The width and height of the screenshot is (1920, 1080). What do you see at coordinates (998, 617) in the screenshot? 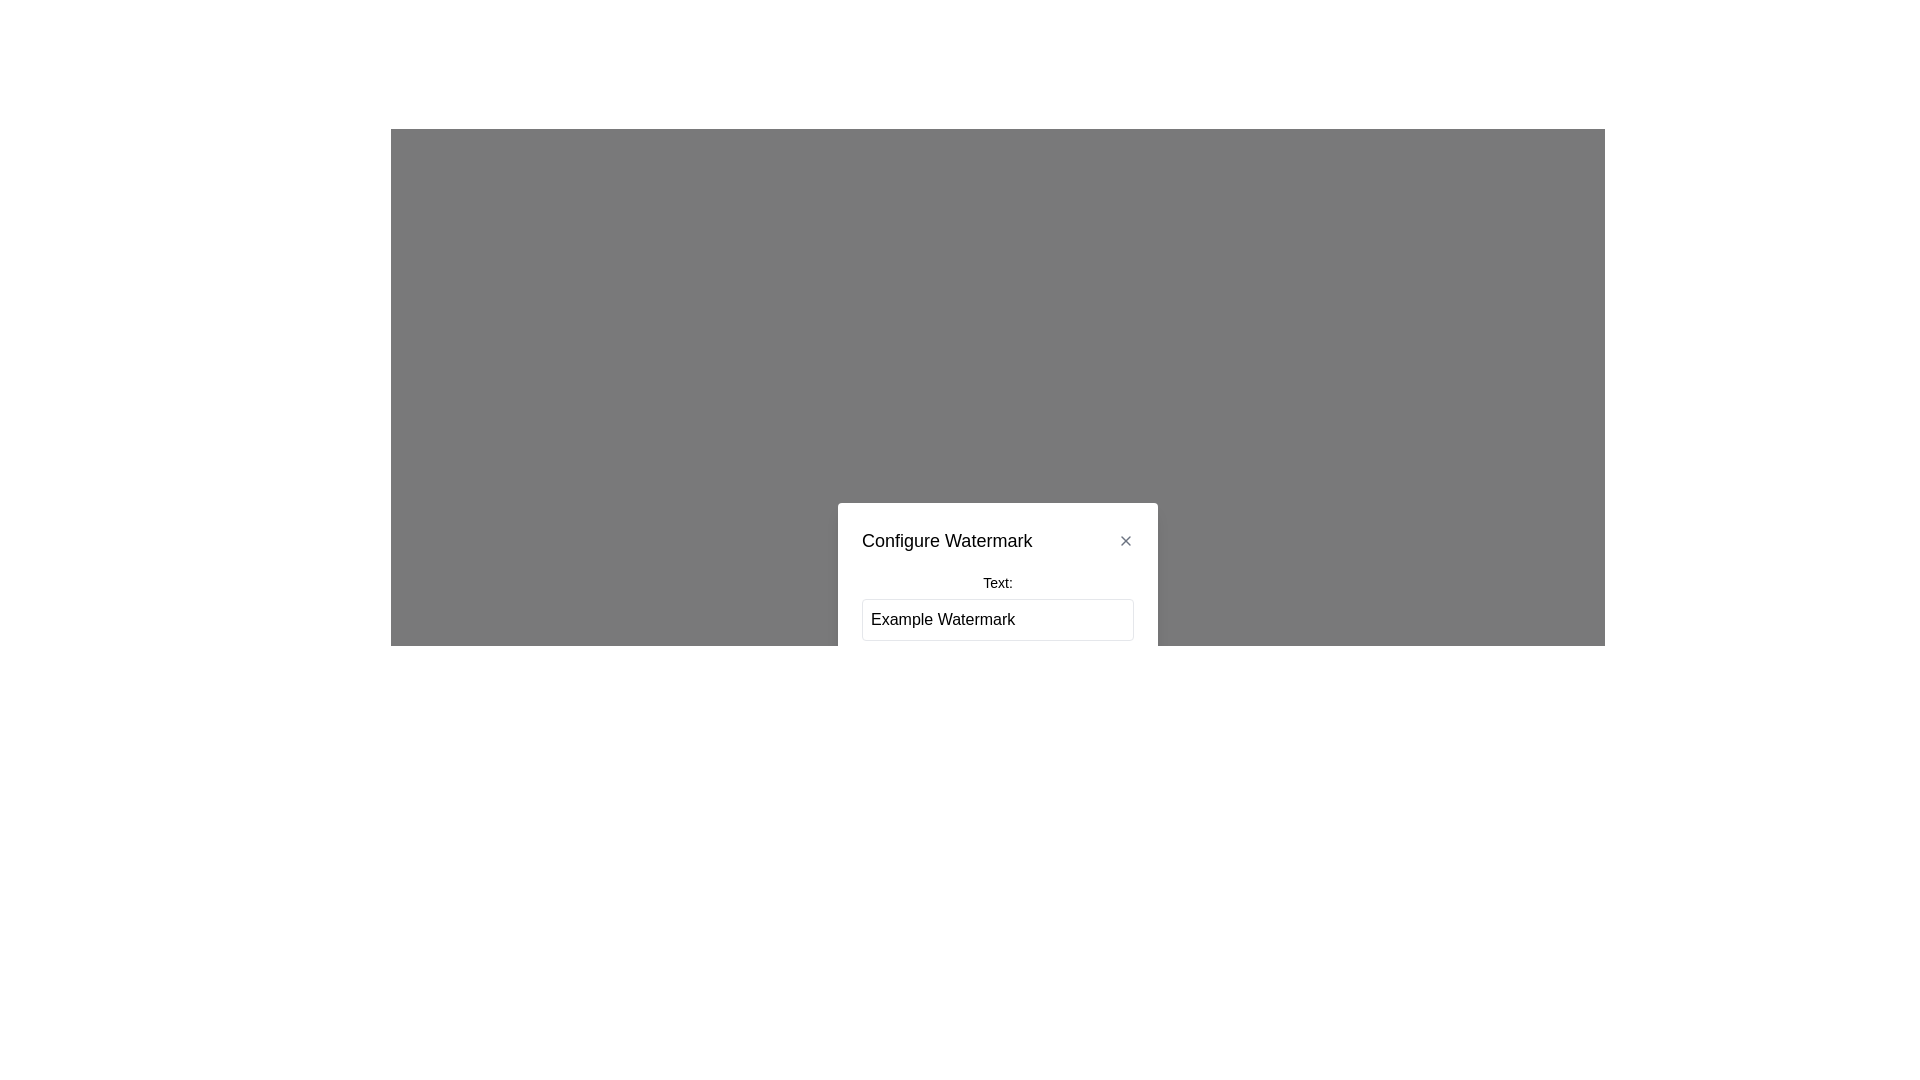
I see `the text input field located in the 'Configure Watermark' modal dialog, just after the label 'Text:', to focus and prepare for input` at bounding box center [998, 617].